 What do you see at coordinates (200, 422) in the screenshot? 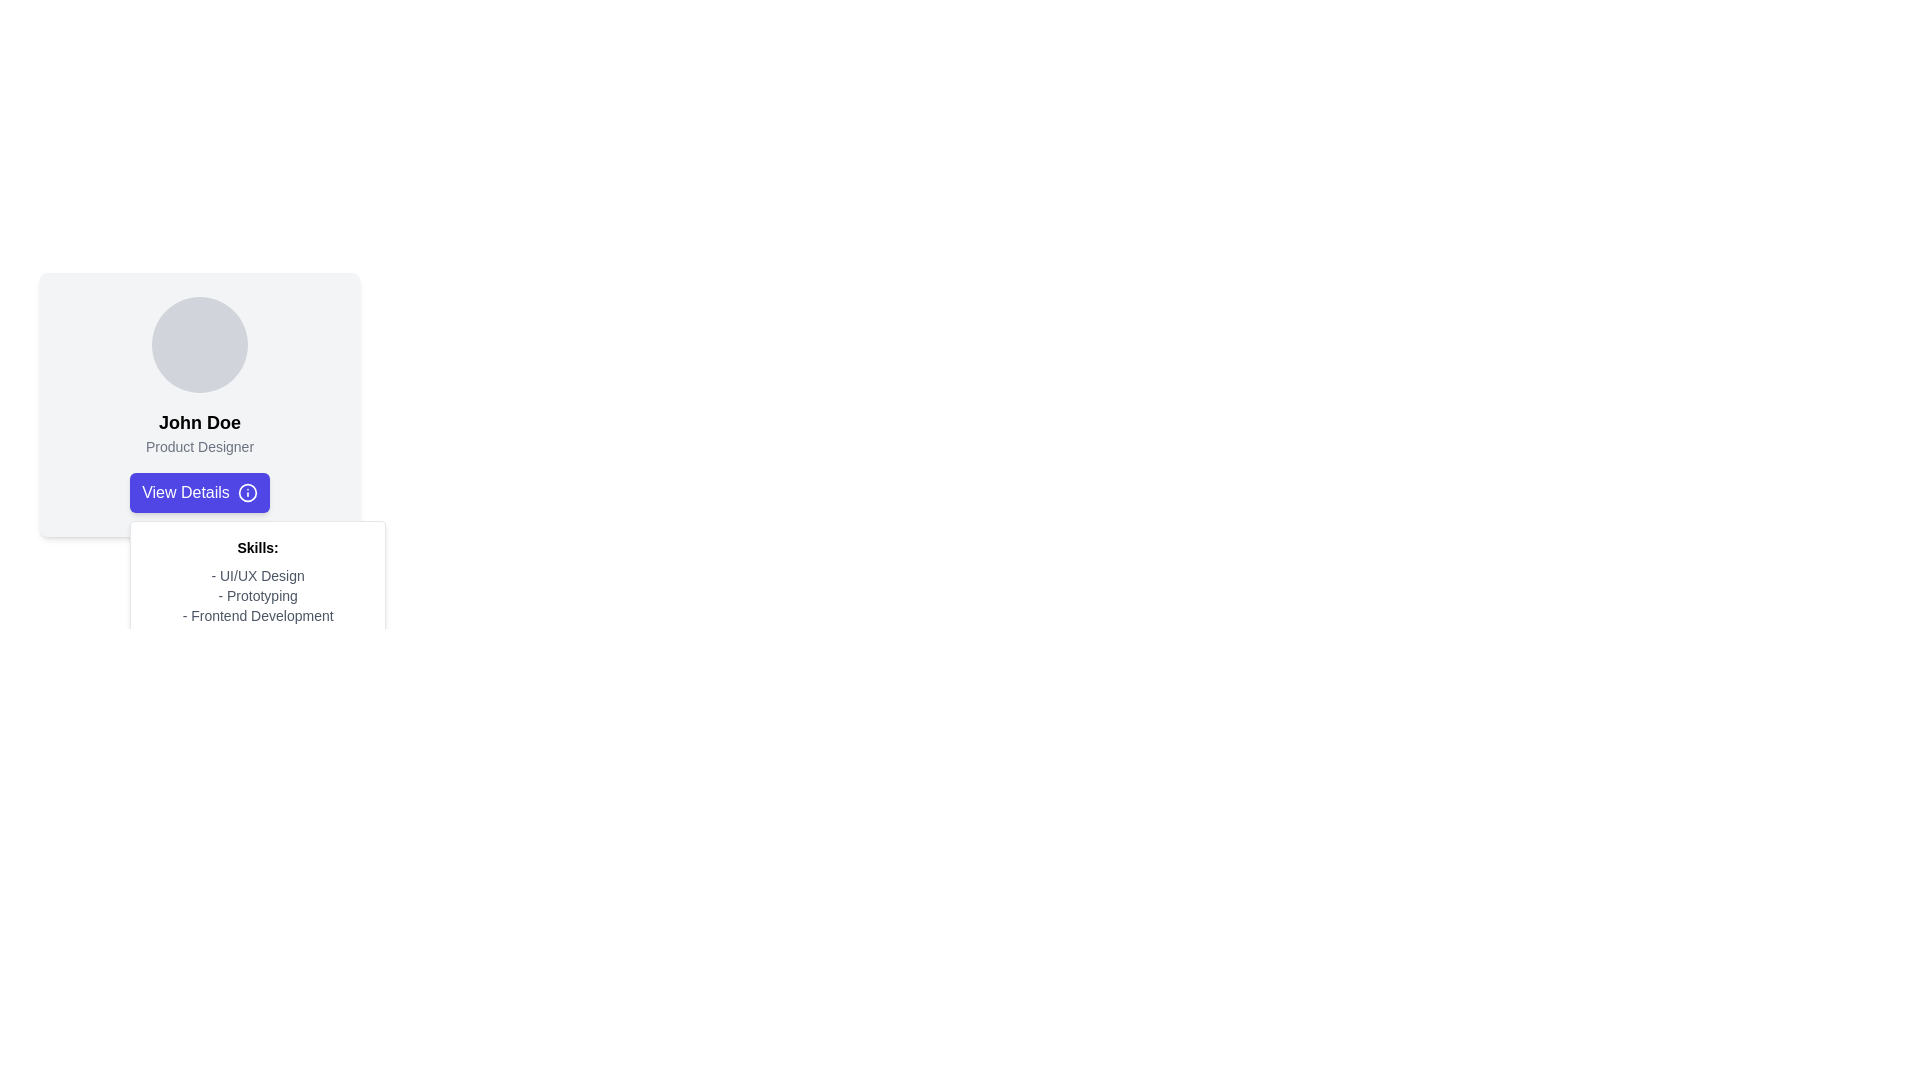
I see `the text label displaying 'John Doe', which is positioned below a circular image and above the job title 'Product Designer'` at bounding box center [200, 422].